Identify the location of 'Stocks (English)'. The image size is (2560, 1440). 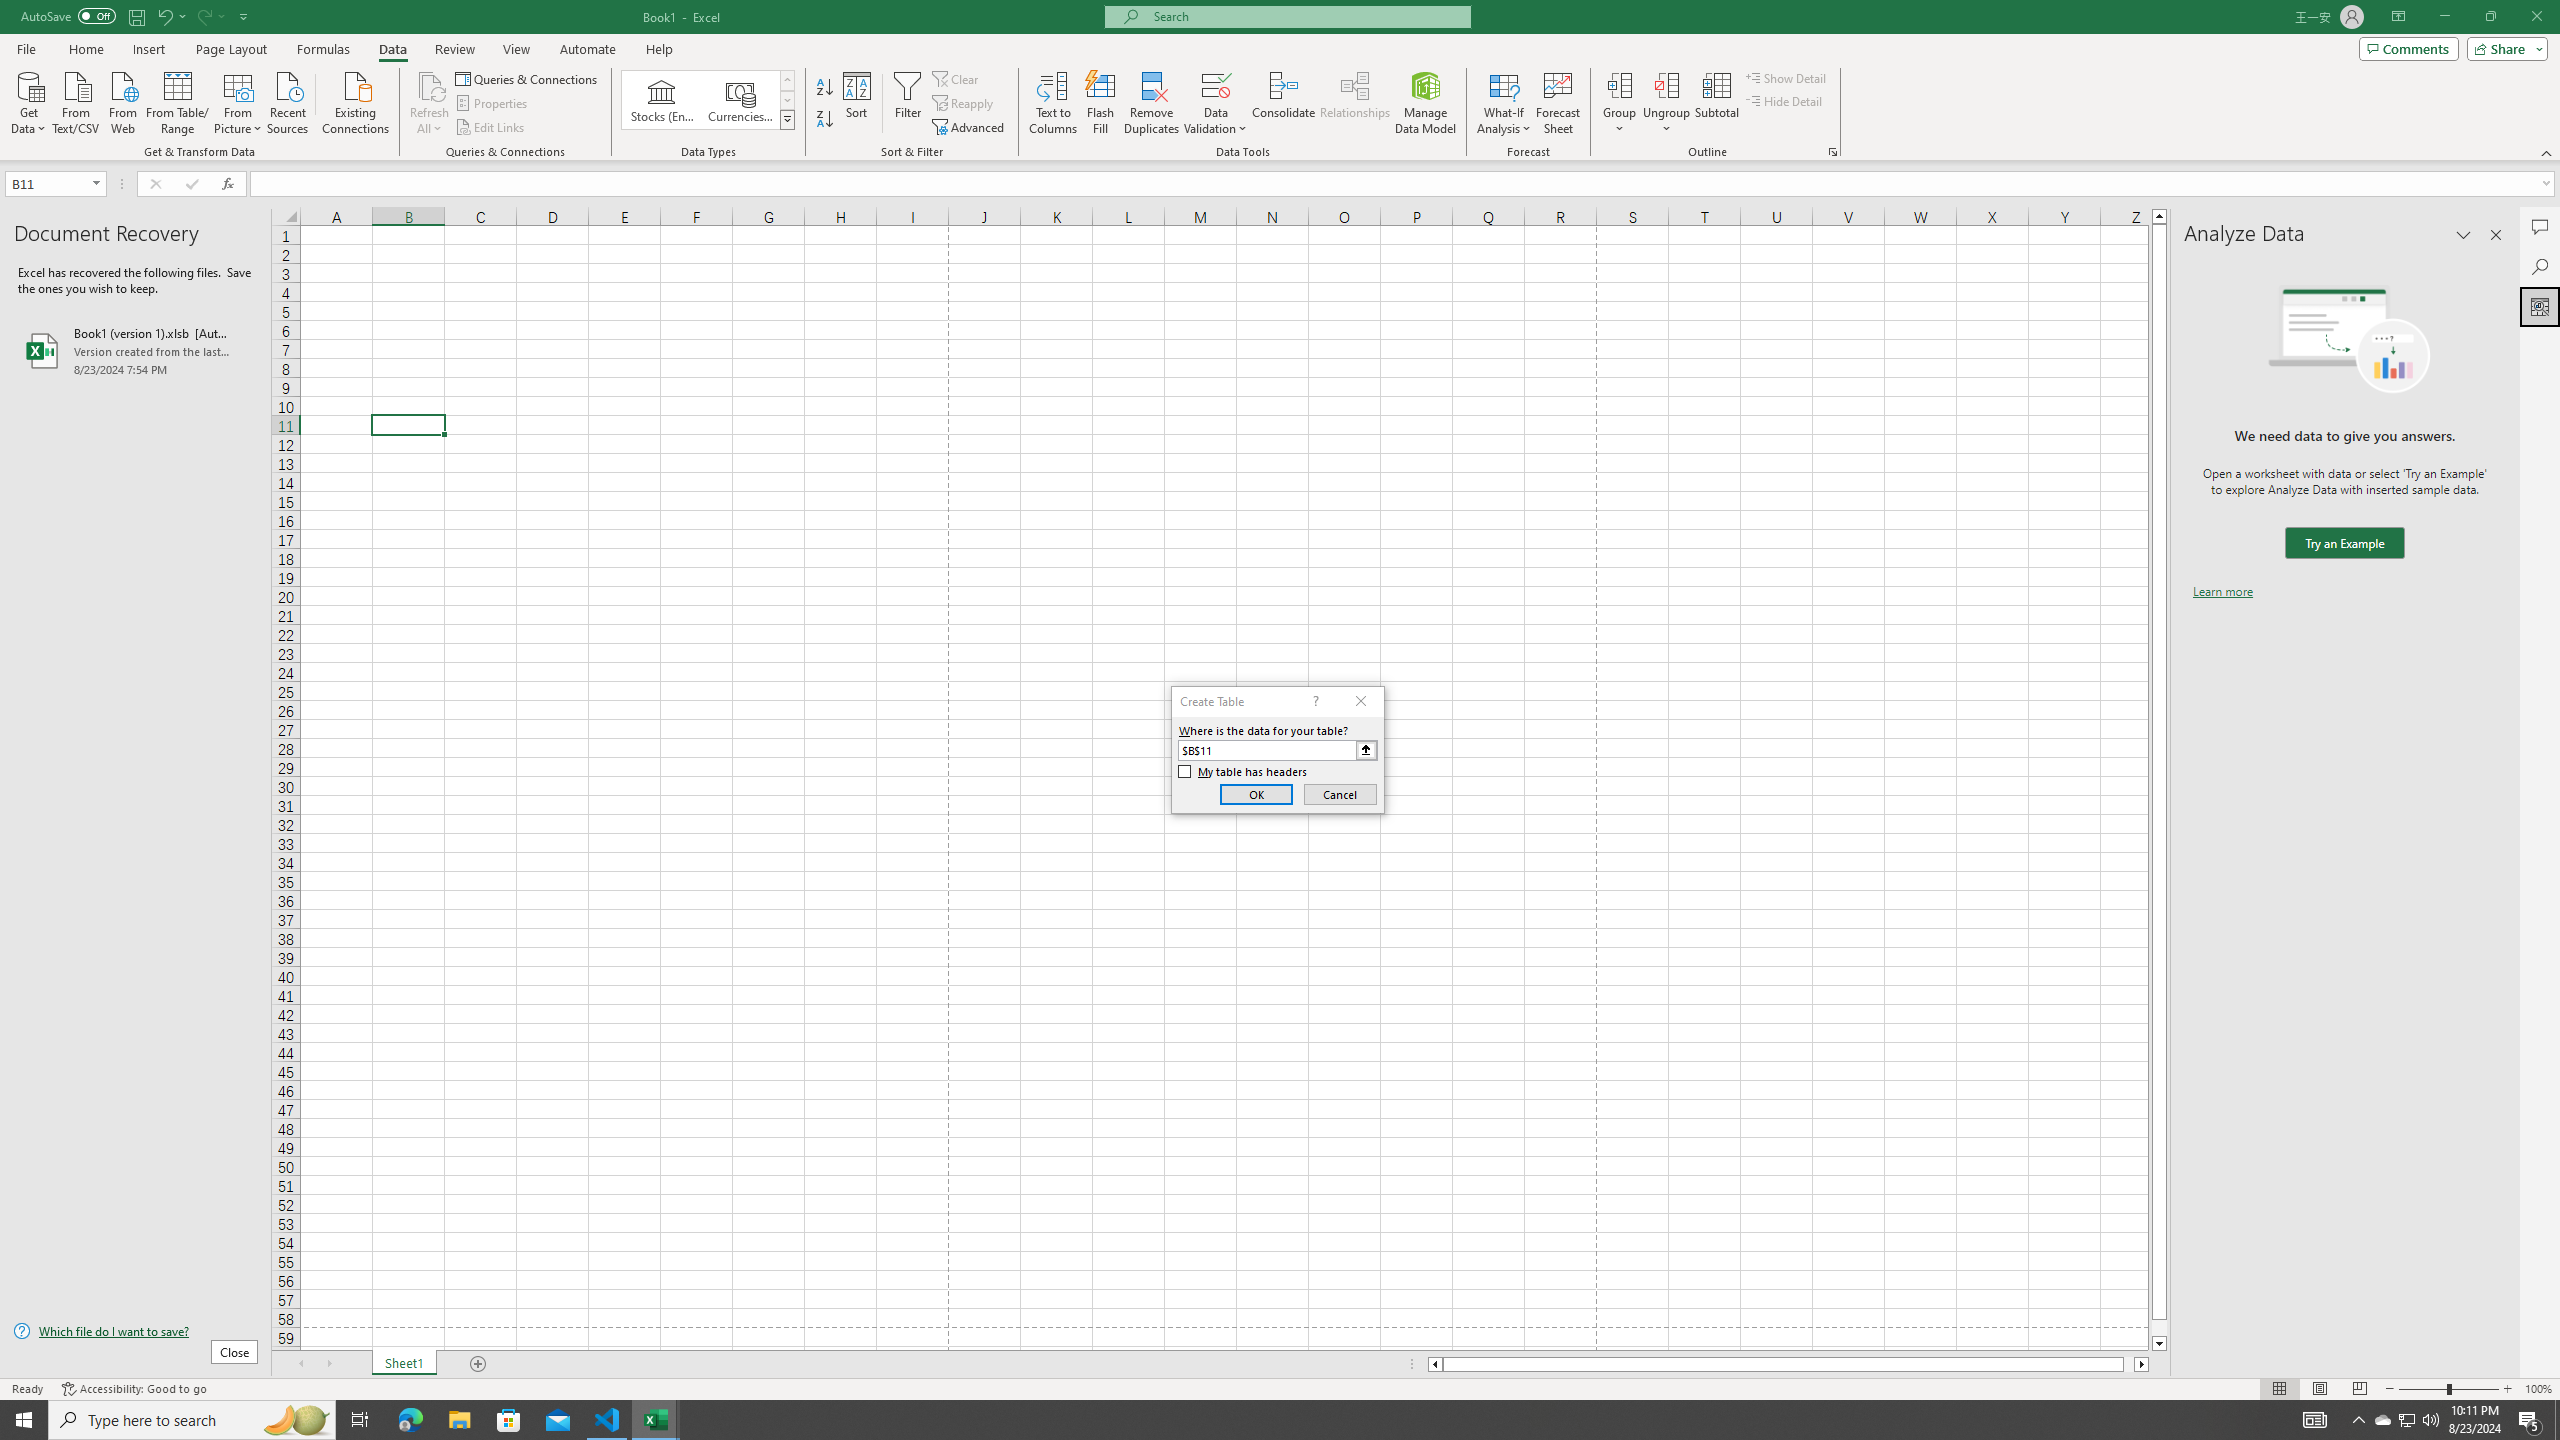
(660, 99).